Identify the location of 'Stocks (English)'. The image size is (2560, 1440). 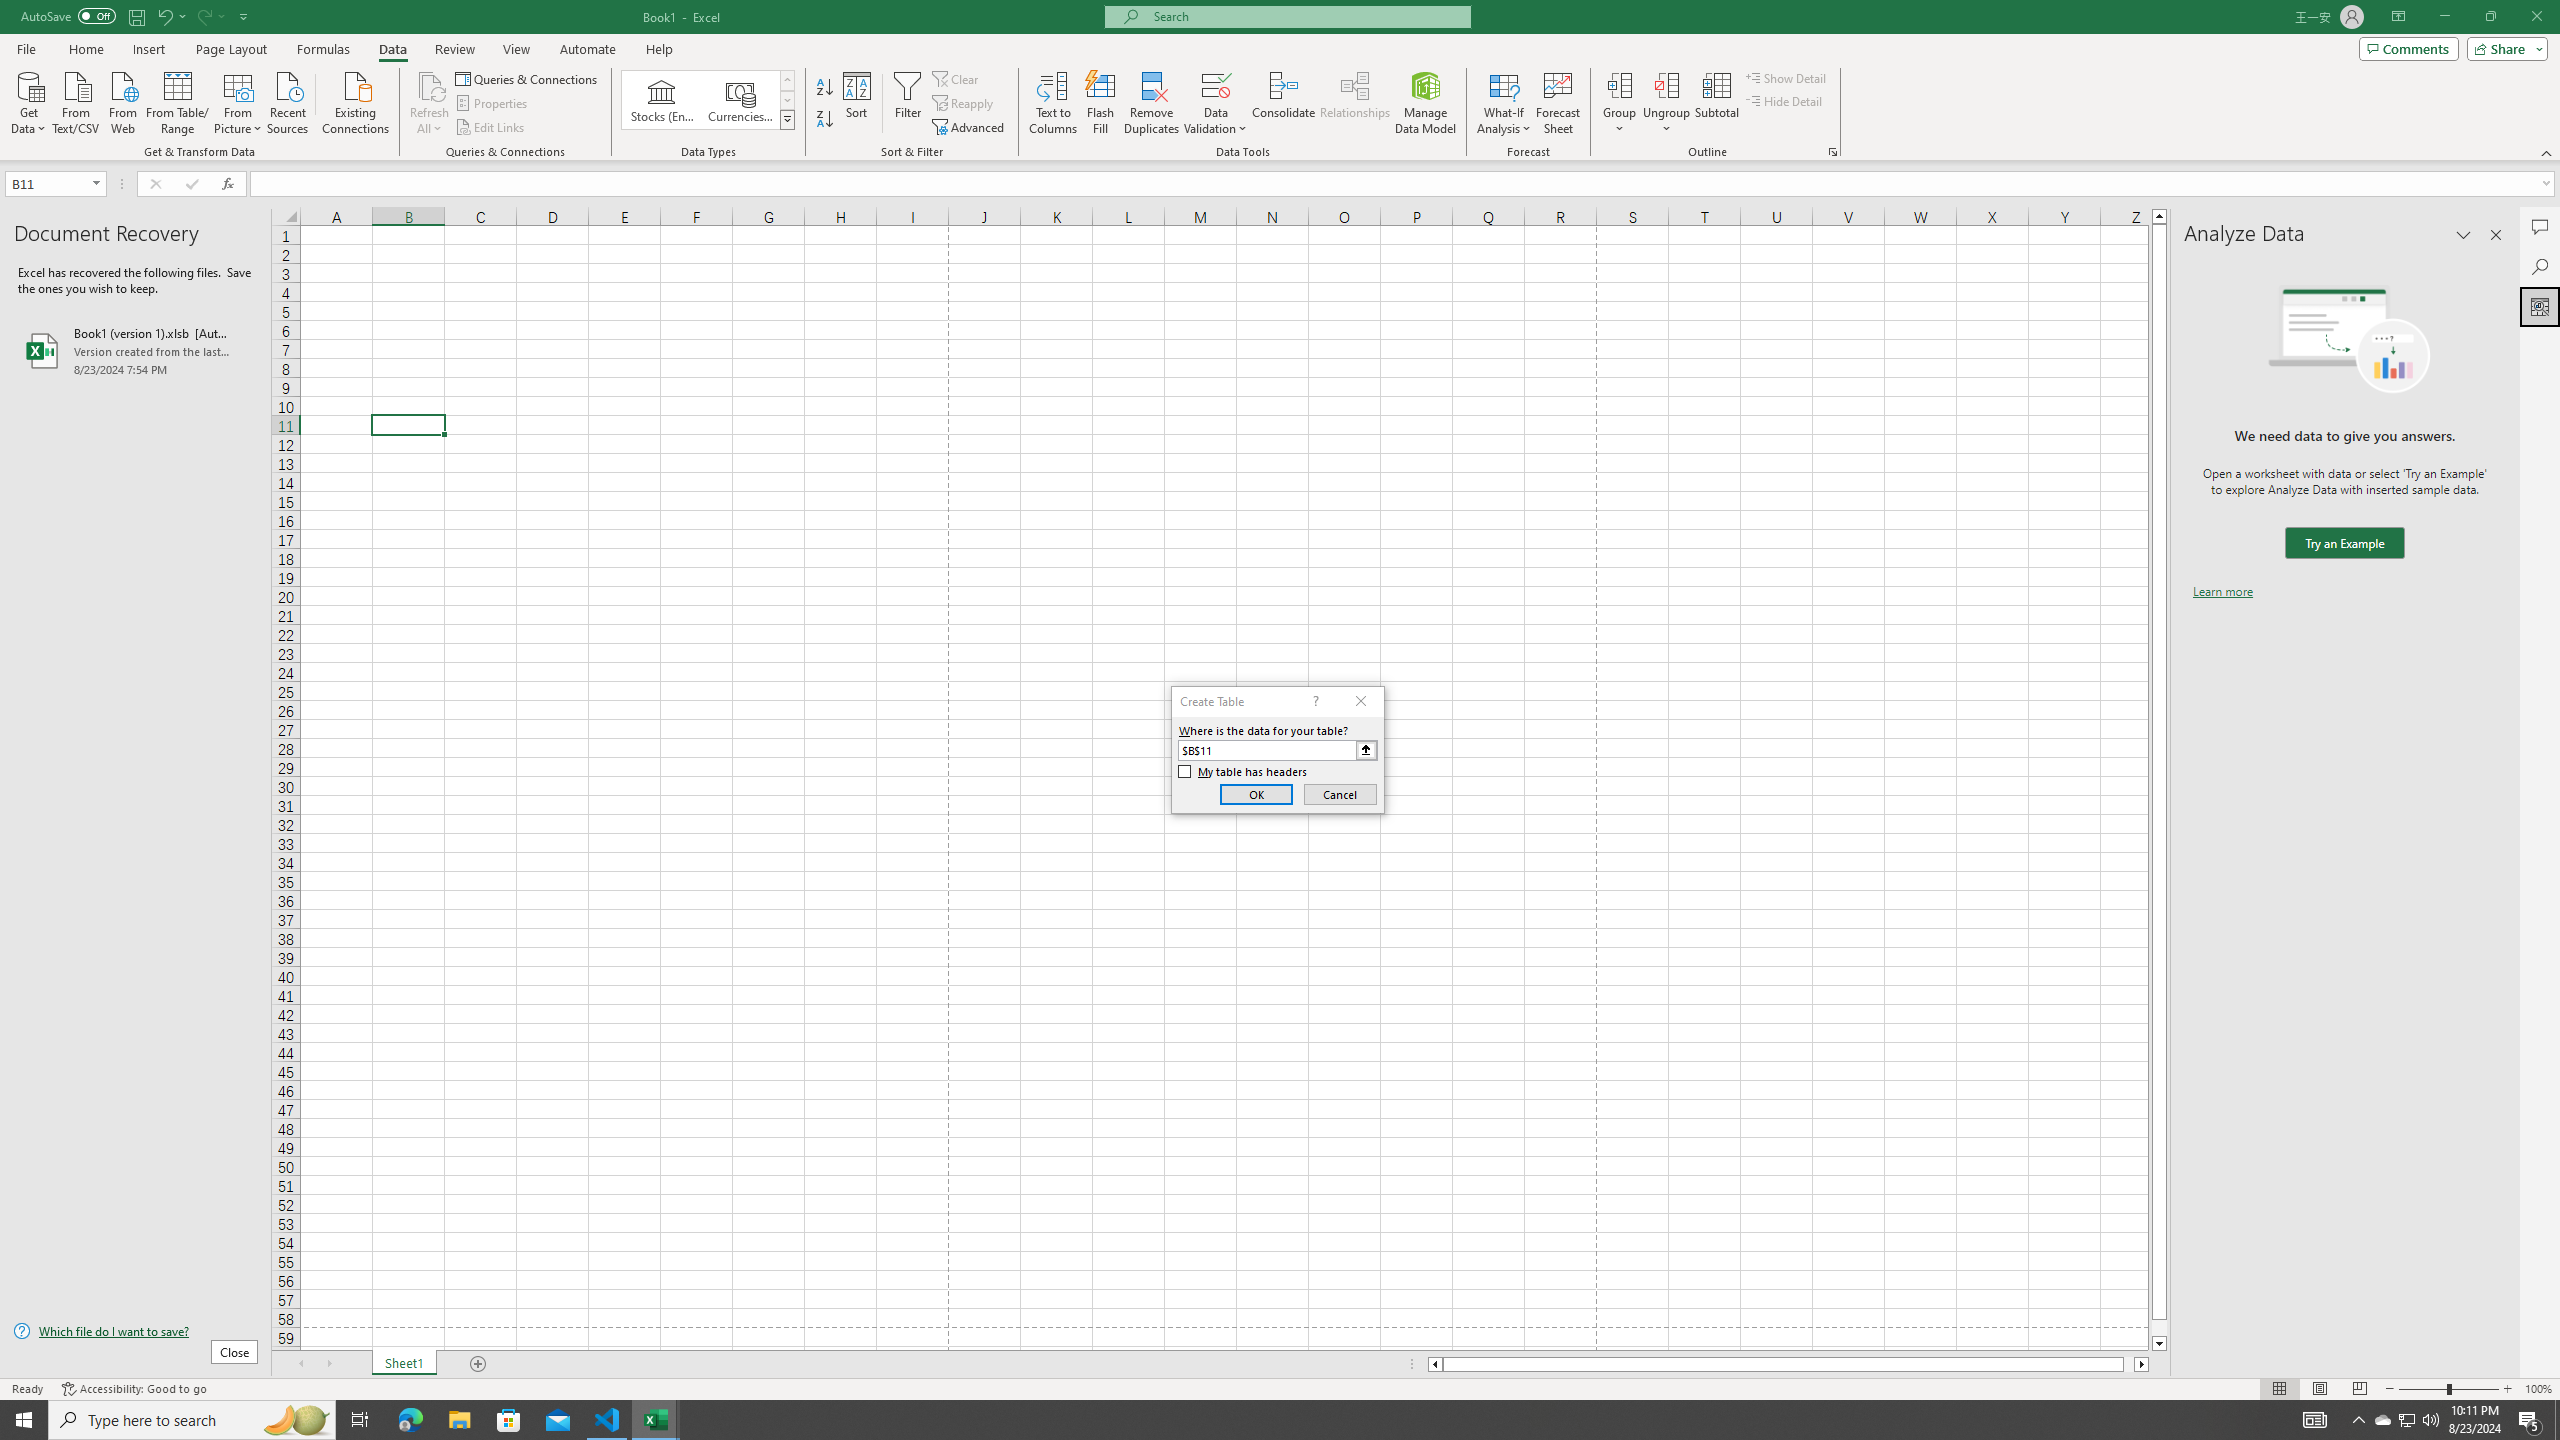
(660, 99).